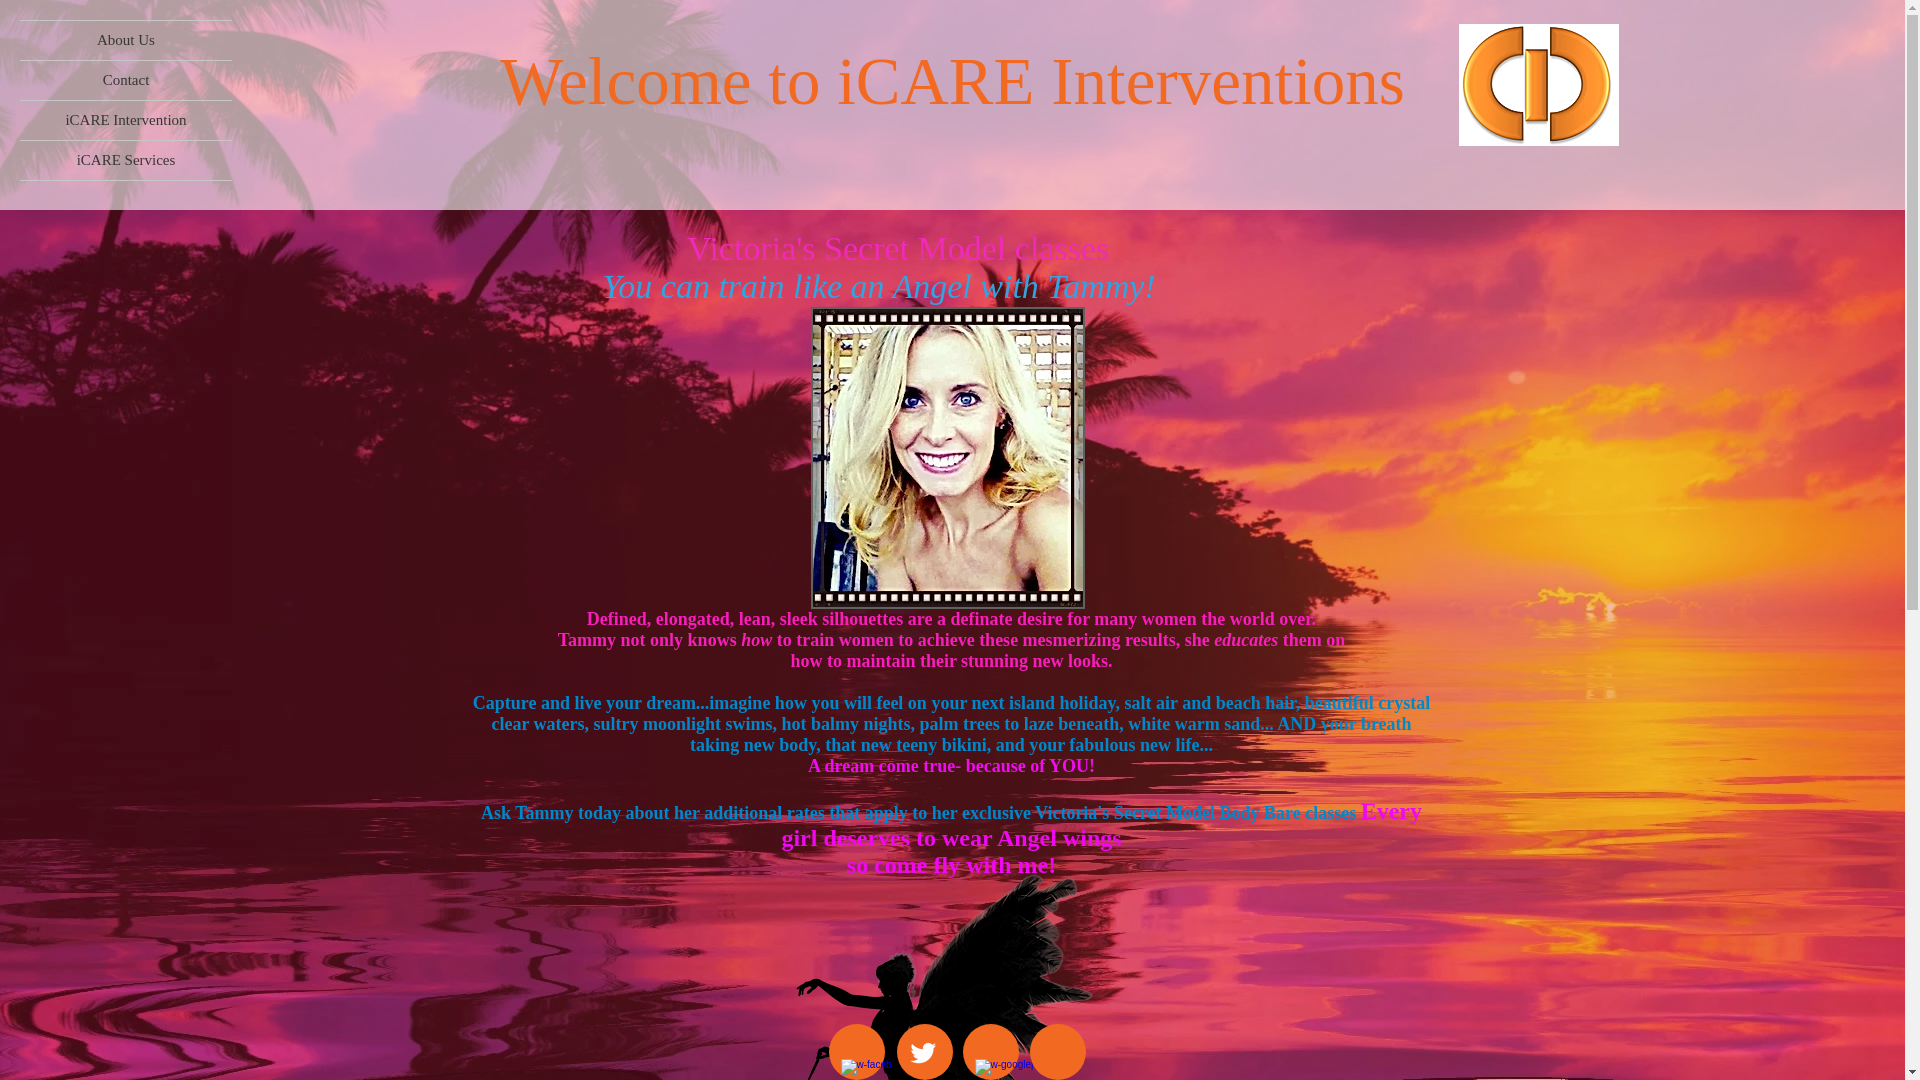 The width and height of the screenshot is (1920, 1080). I want to click on 'Contact', so click(124, 79).